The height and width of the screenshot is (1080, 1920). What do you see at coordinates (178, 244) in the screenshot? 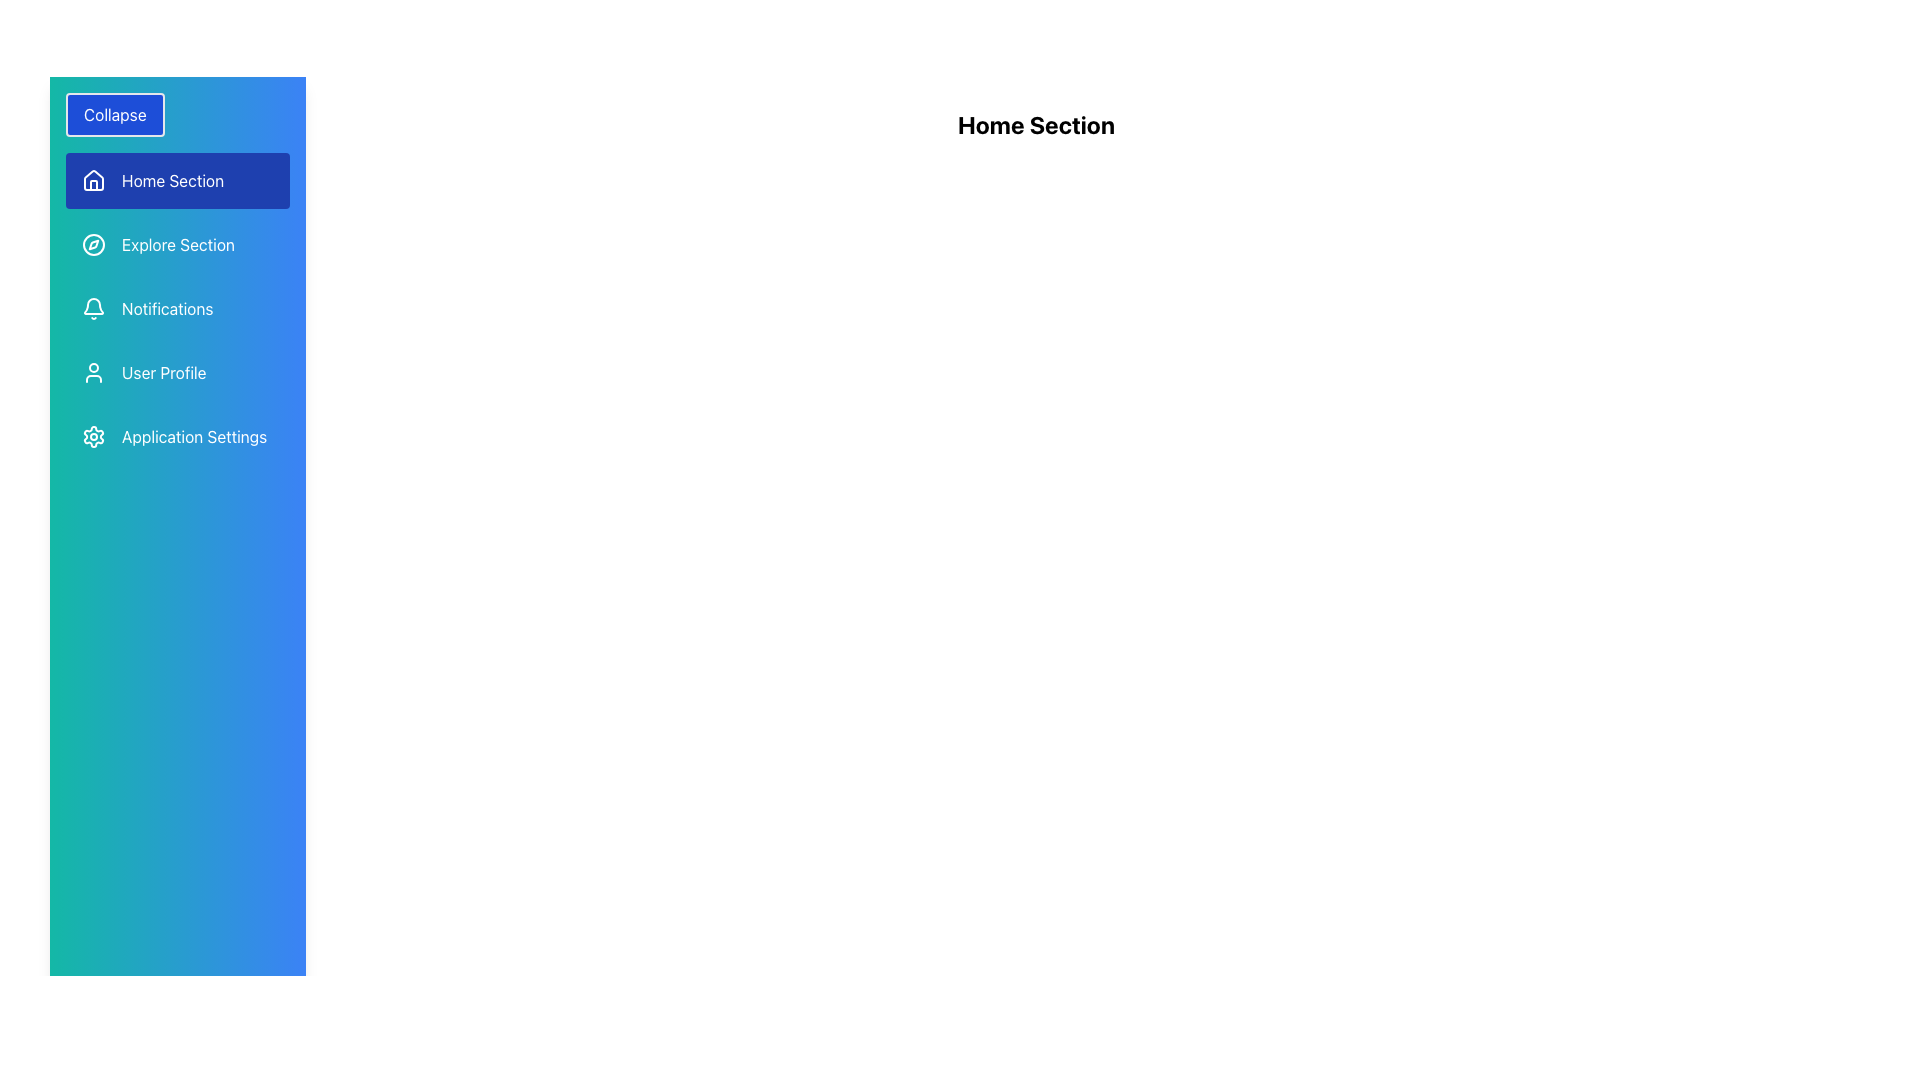
I see `the 'Explore Section' navigation link, which is the second item in the left-side navigation bar` at bounding box center [178, 244].